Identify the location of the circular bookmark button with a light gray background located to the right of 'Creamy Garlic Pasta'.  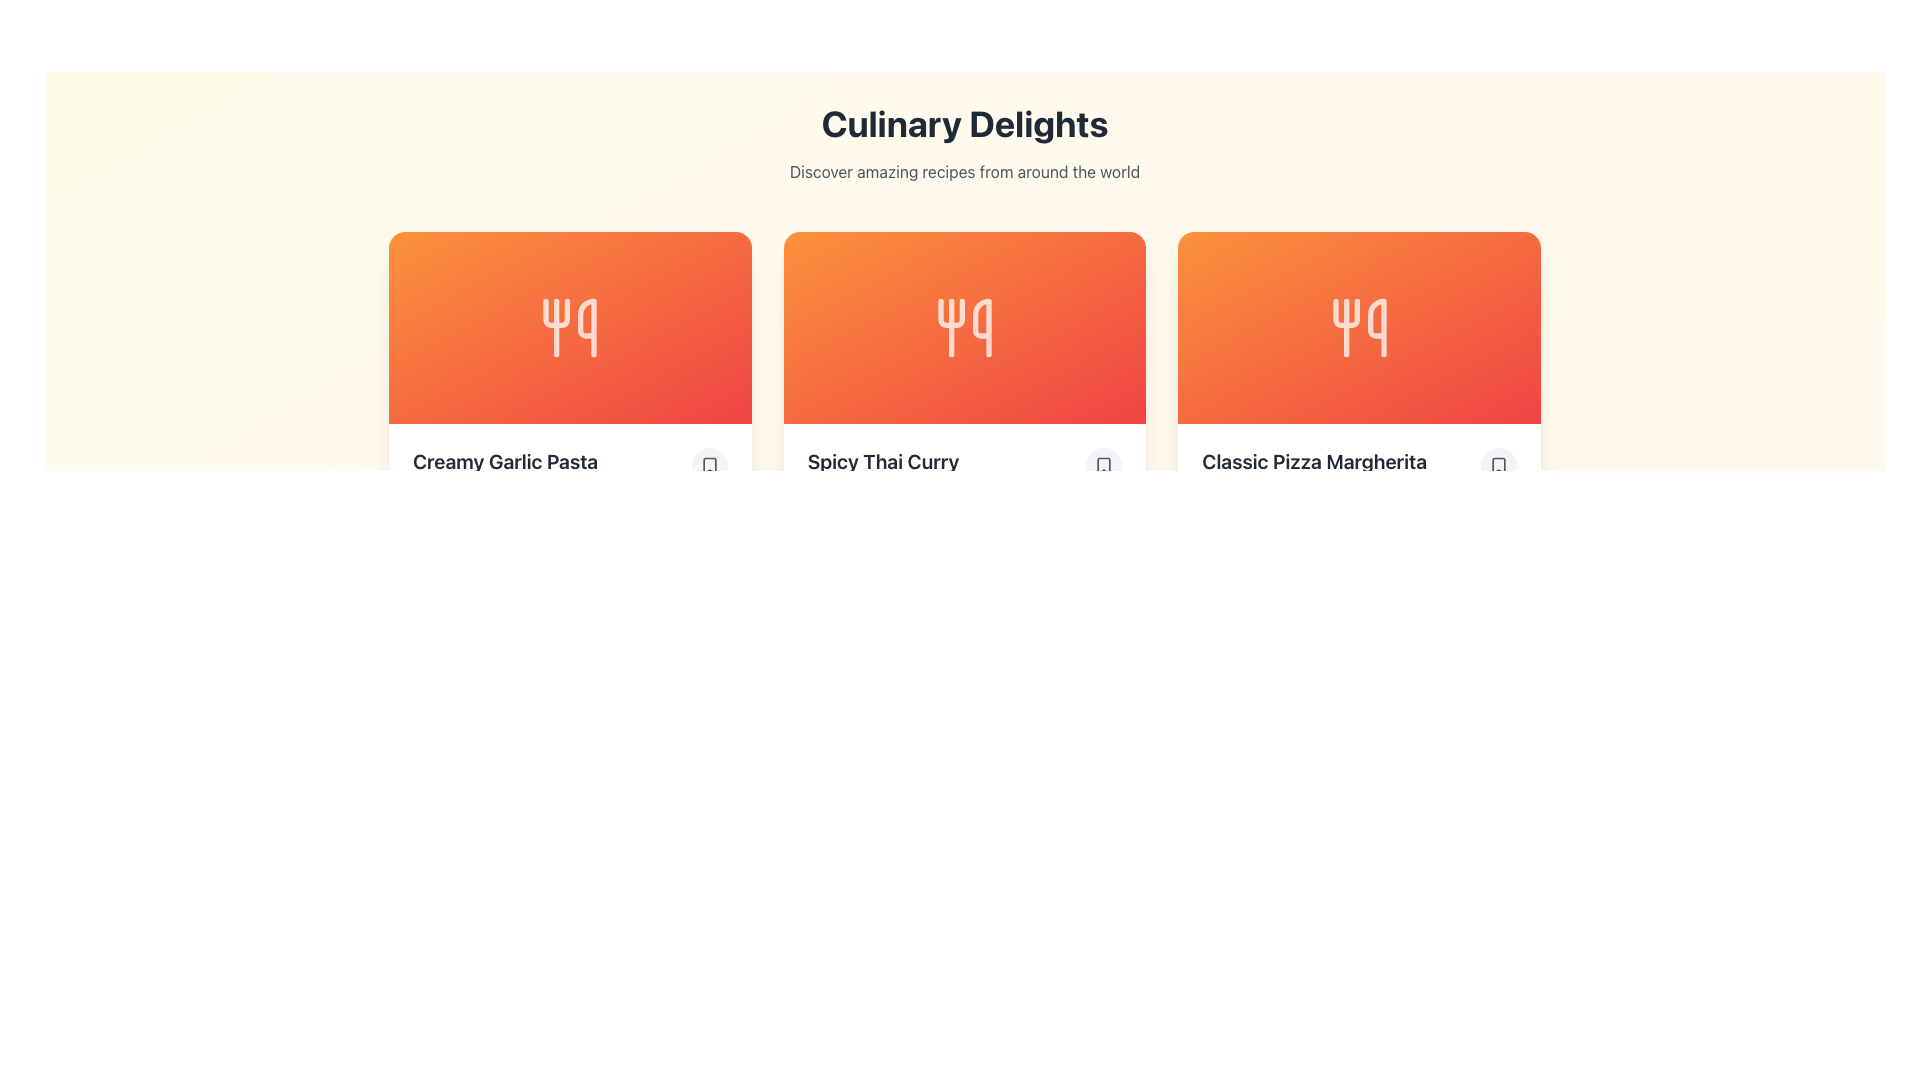
(709, 466).